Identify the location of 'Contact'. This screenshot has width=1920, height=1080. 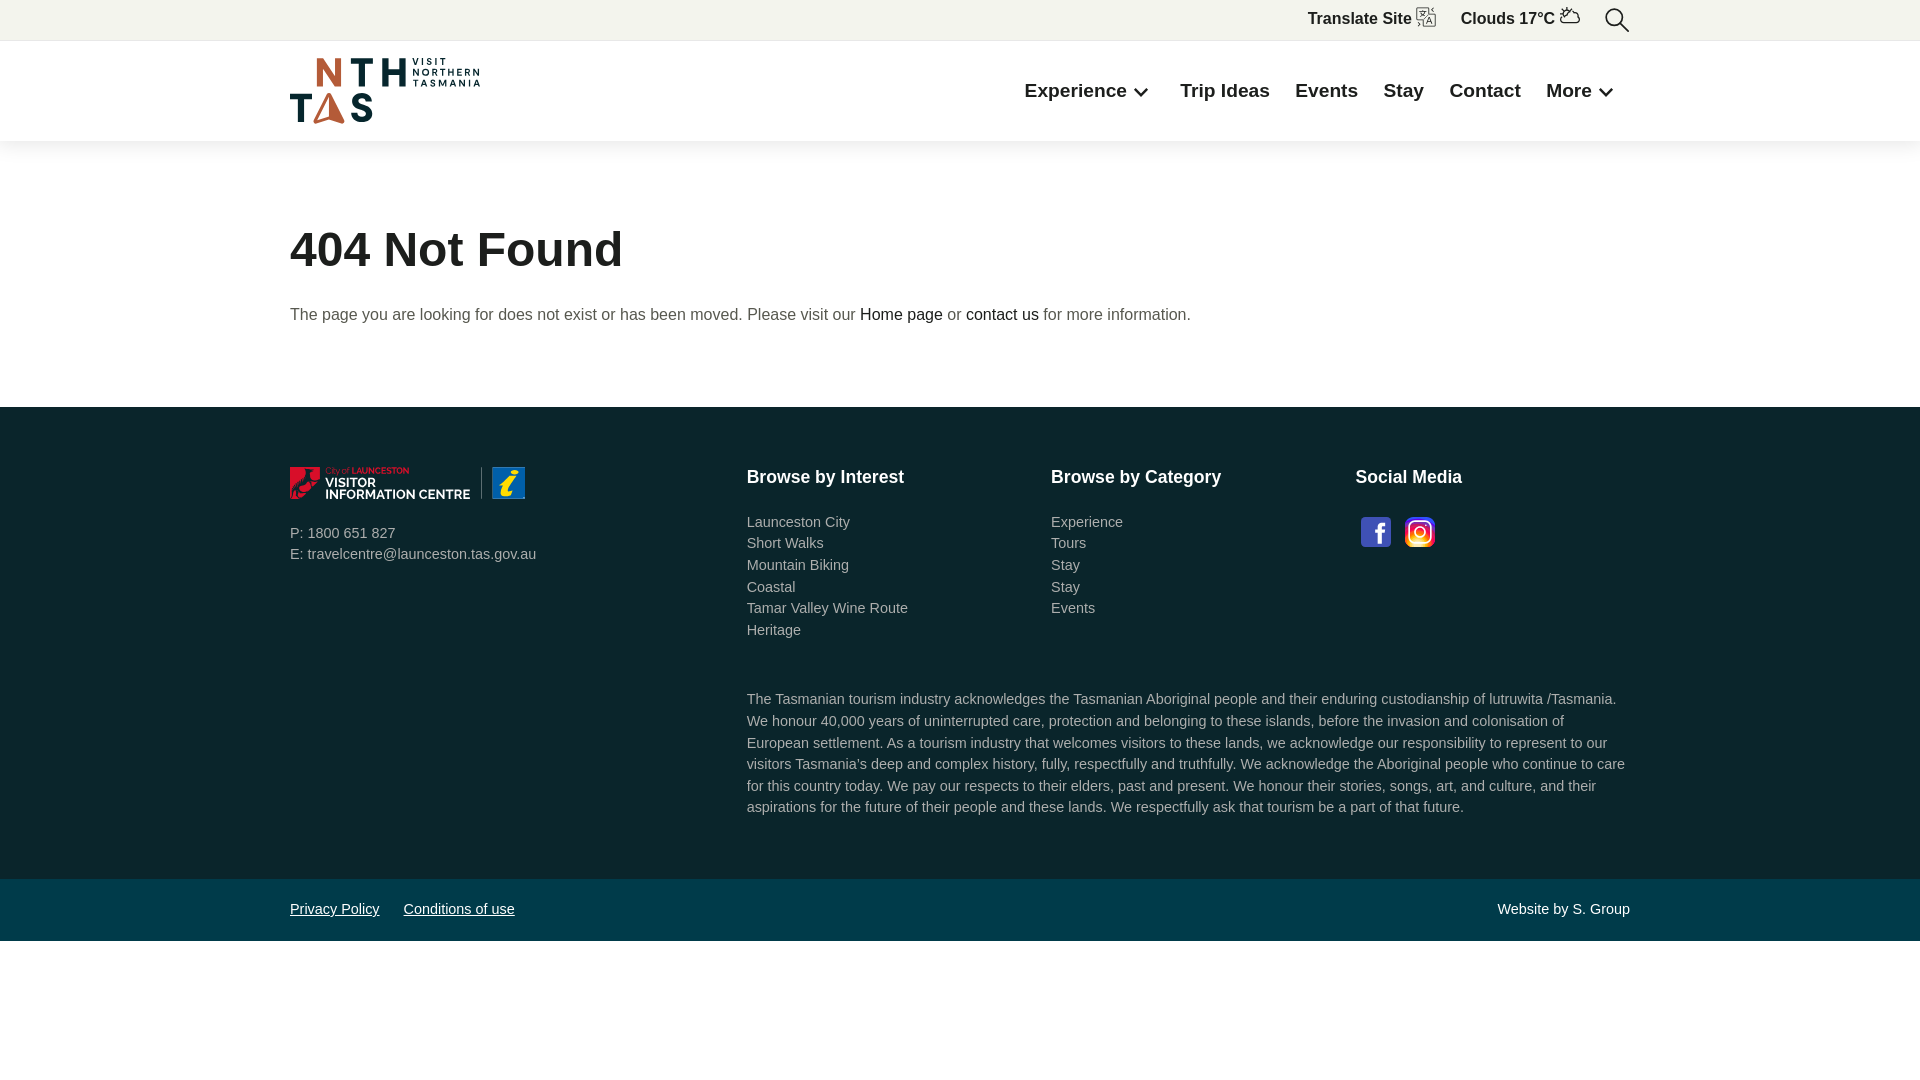
(1484, 91).